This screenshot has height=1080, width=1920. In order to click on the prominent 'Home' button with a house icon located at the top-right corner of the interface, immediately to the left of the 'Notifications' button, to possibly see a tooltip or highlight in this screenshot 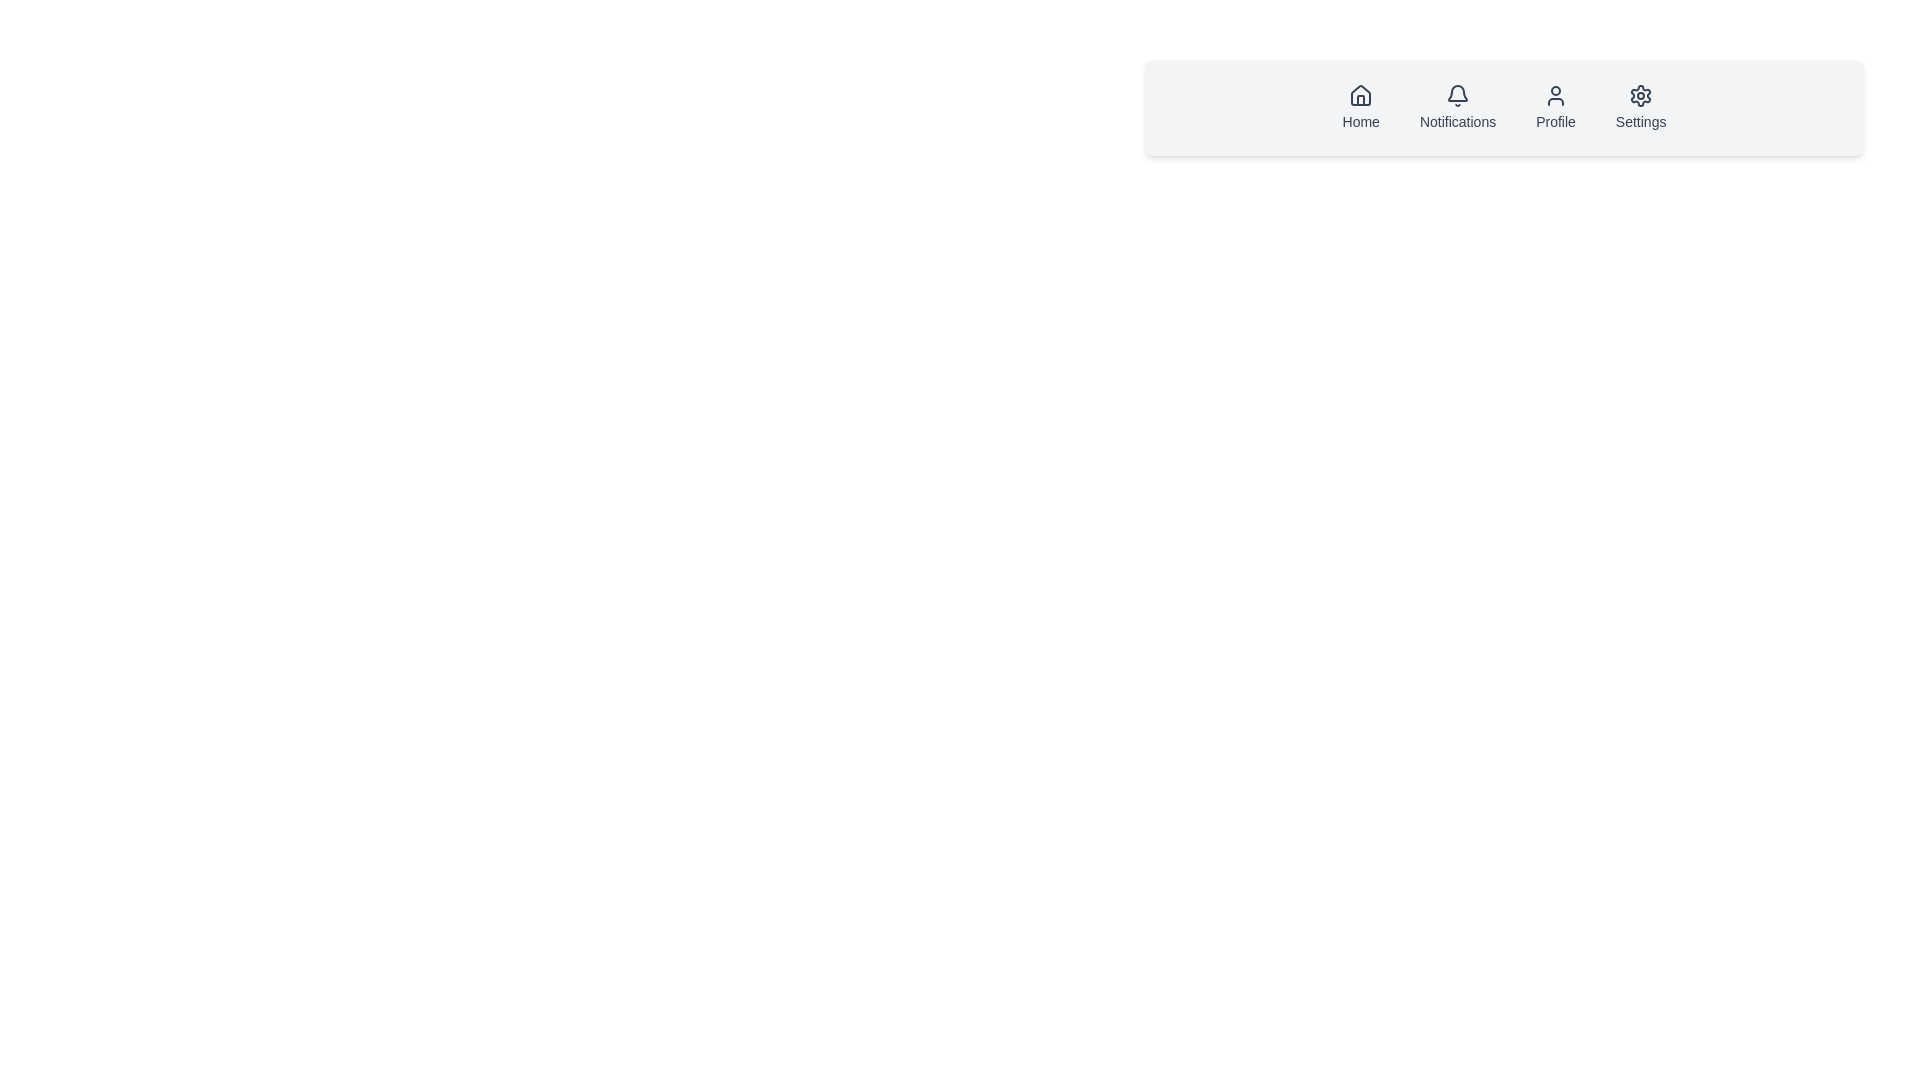, I will do `click(1360, 108)`.